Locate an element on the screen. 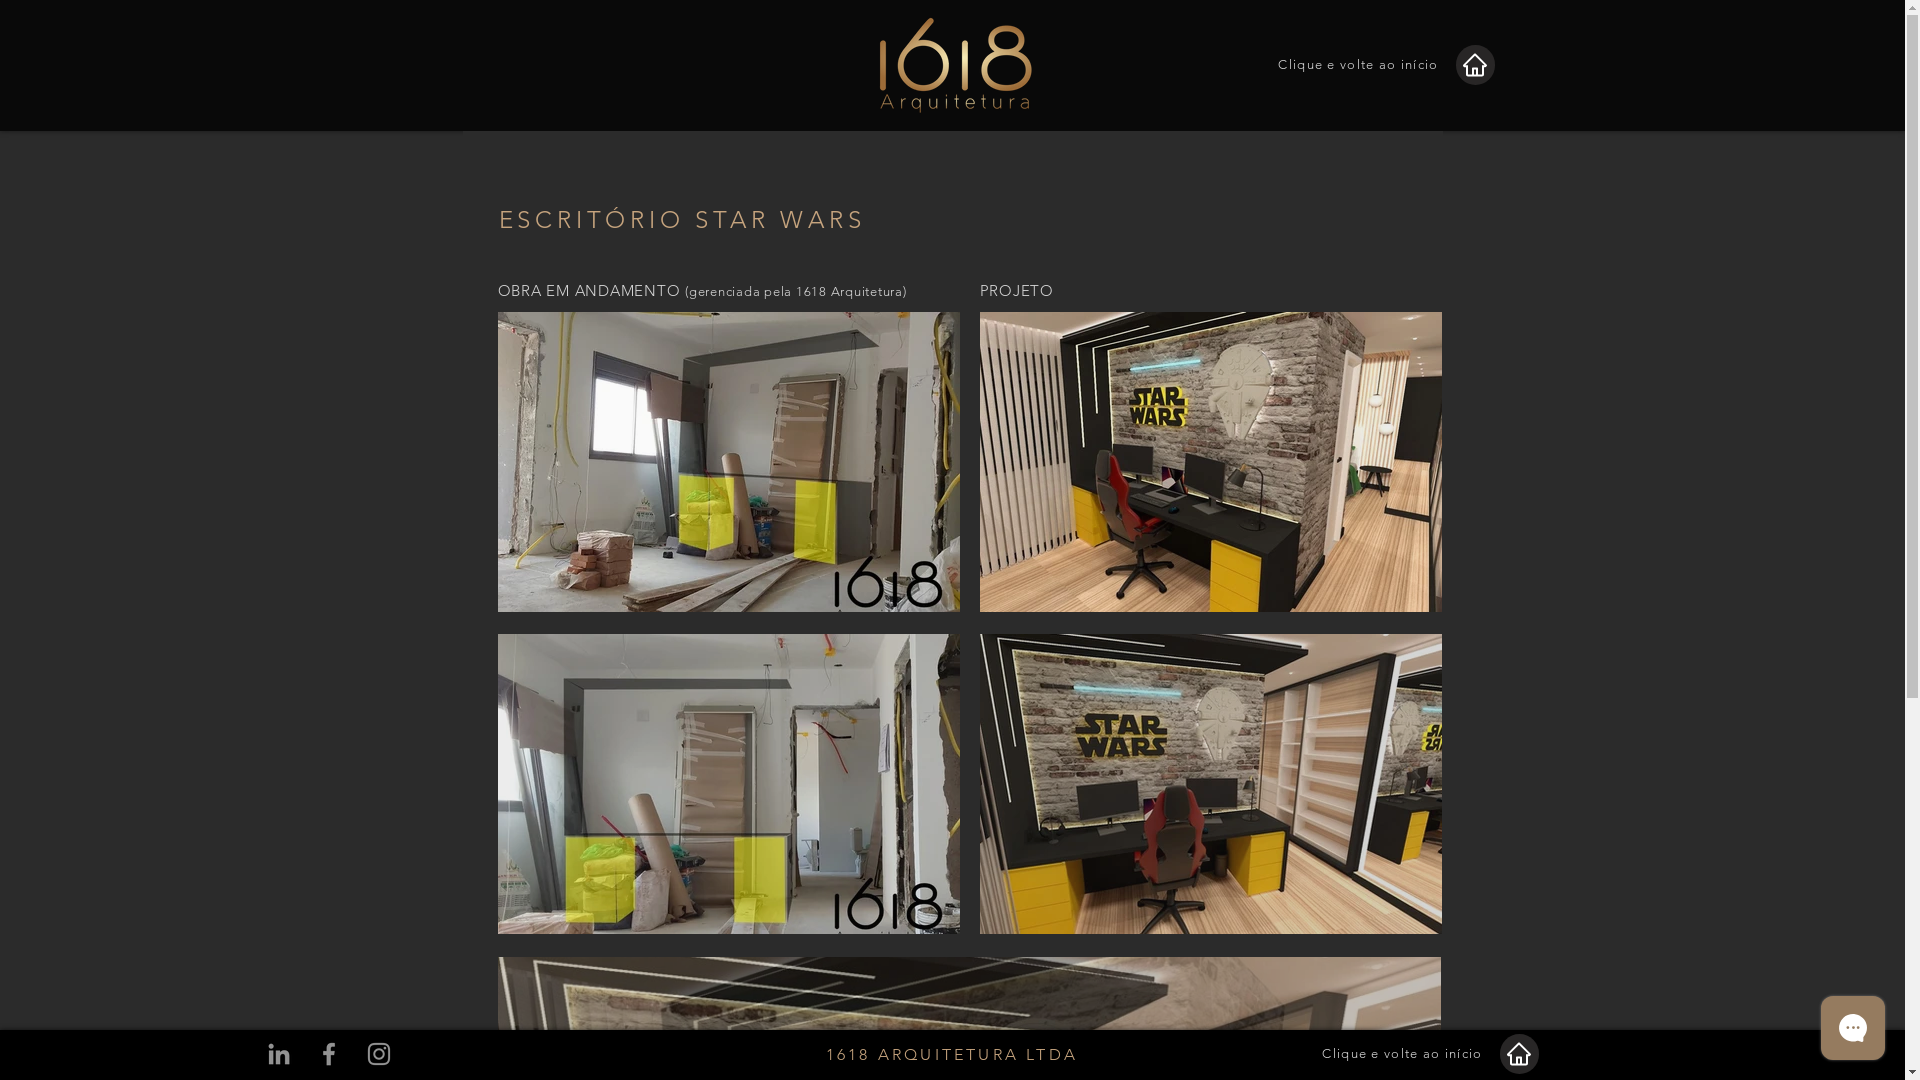  '1618 ARQUITETURA LTDA' is located at coordinates (950, 1053).